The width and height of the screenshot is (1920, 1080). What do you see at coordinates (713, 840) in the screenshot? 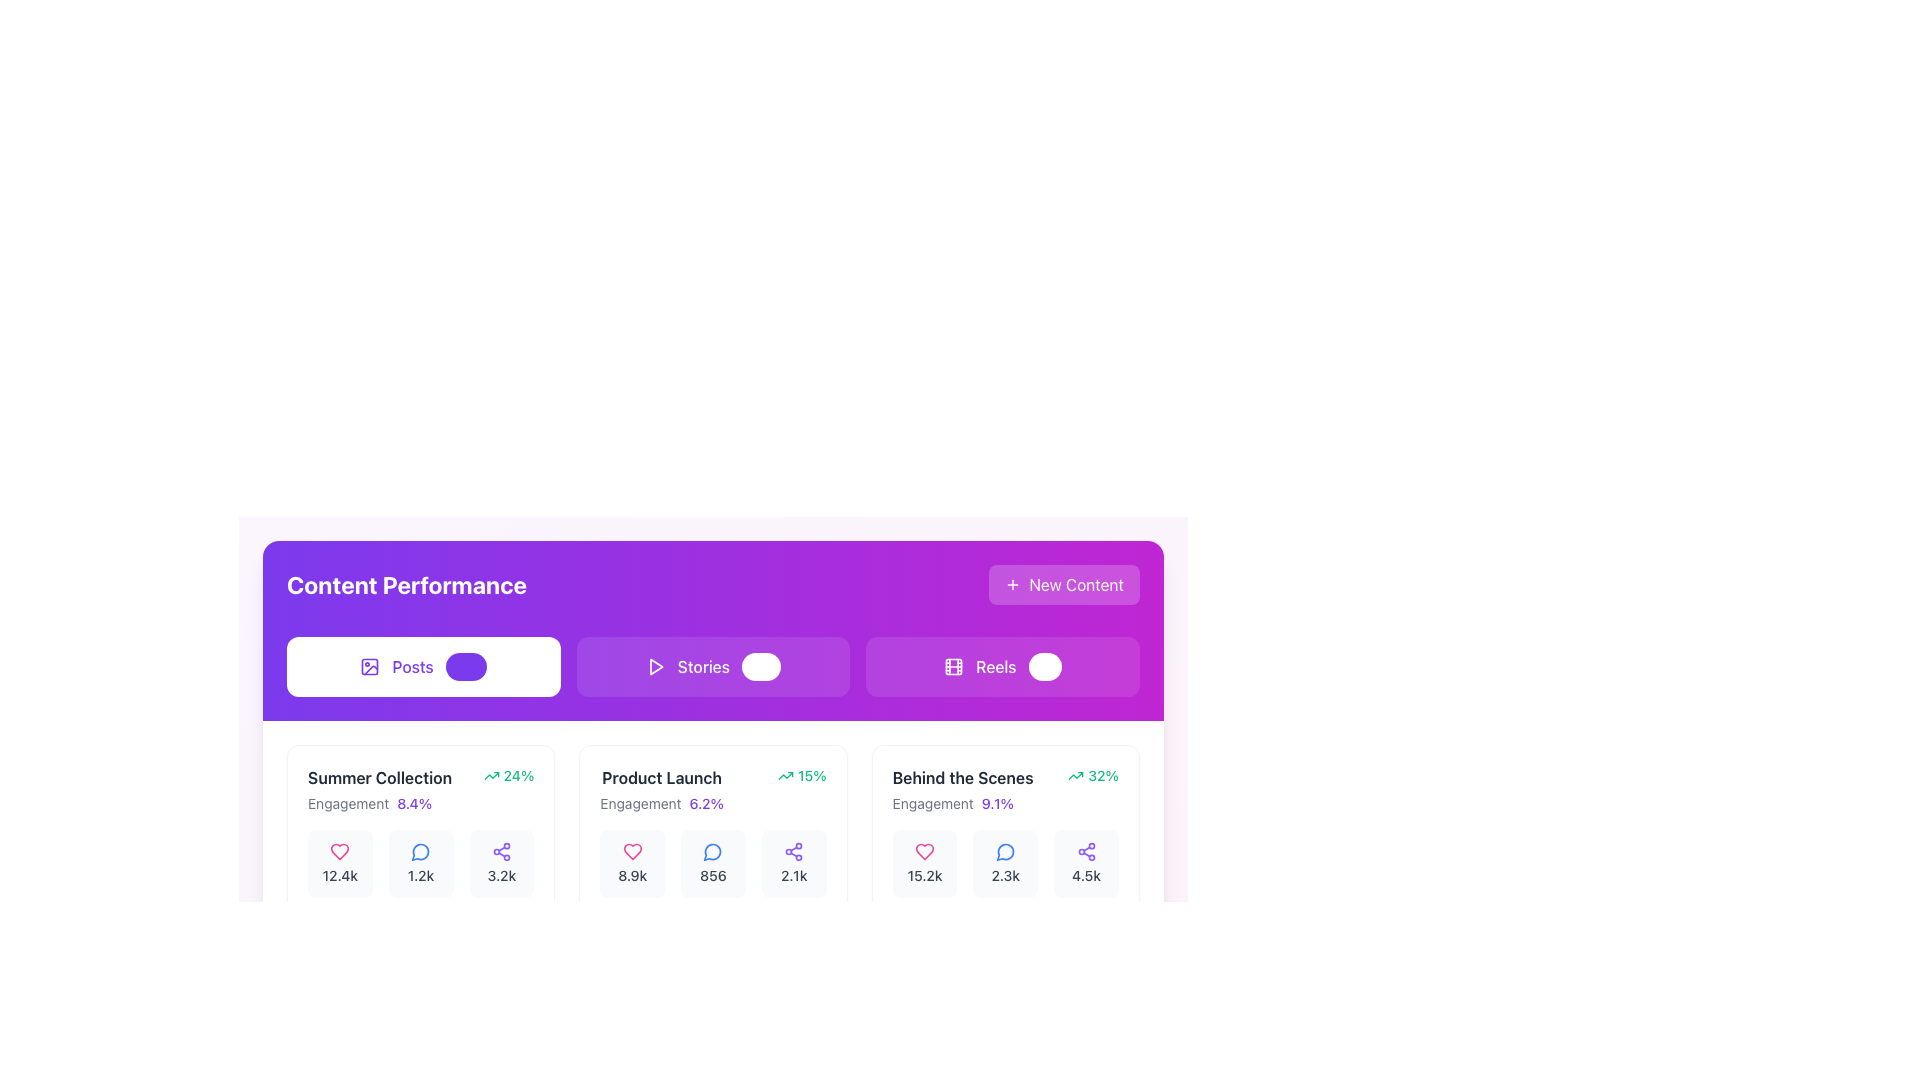
I see `the 'Product Launch' Data Display Card, which shows an engagement percentage of '6.2%' and is located in the central column under the 'Content Performance' header` at bounding box center [713, 840].